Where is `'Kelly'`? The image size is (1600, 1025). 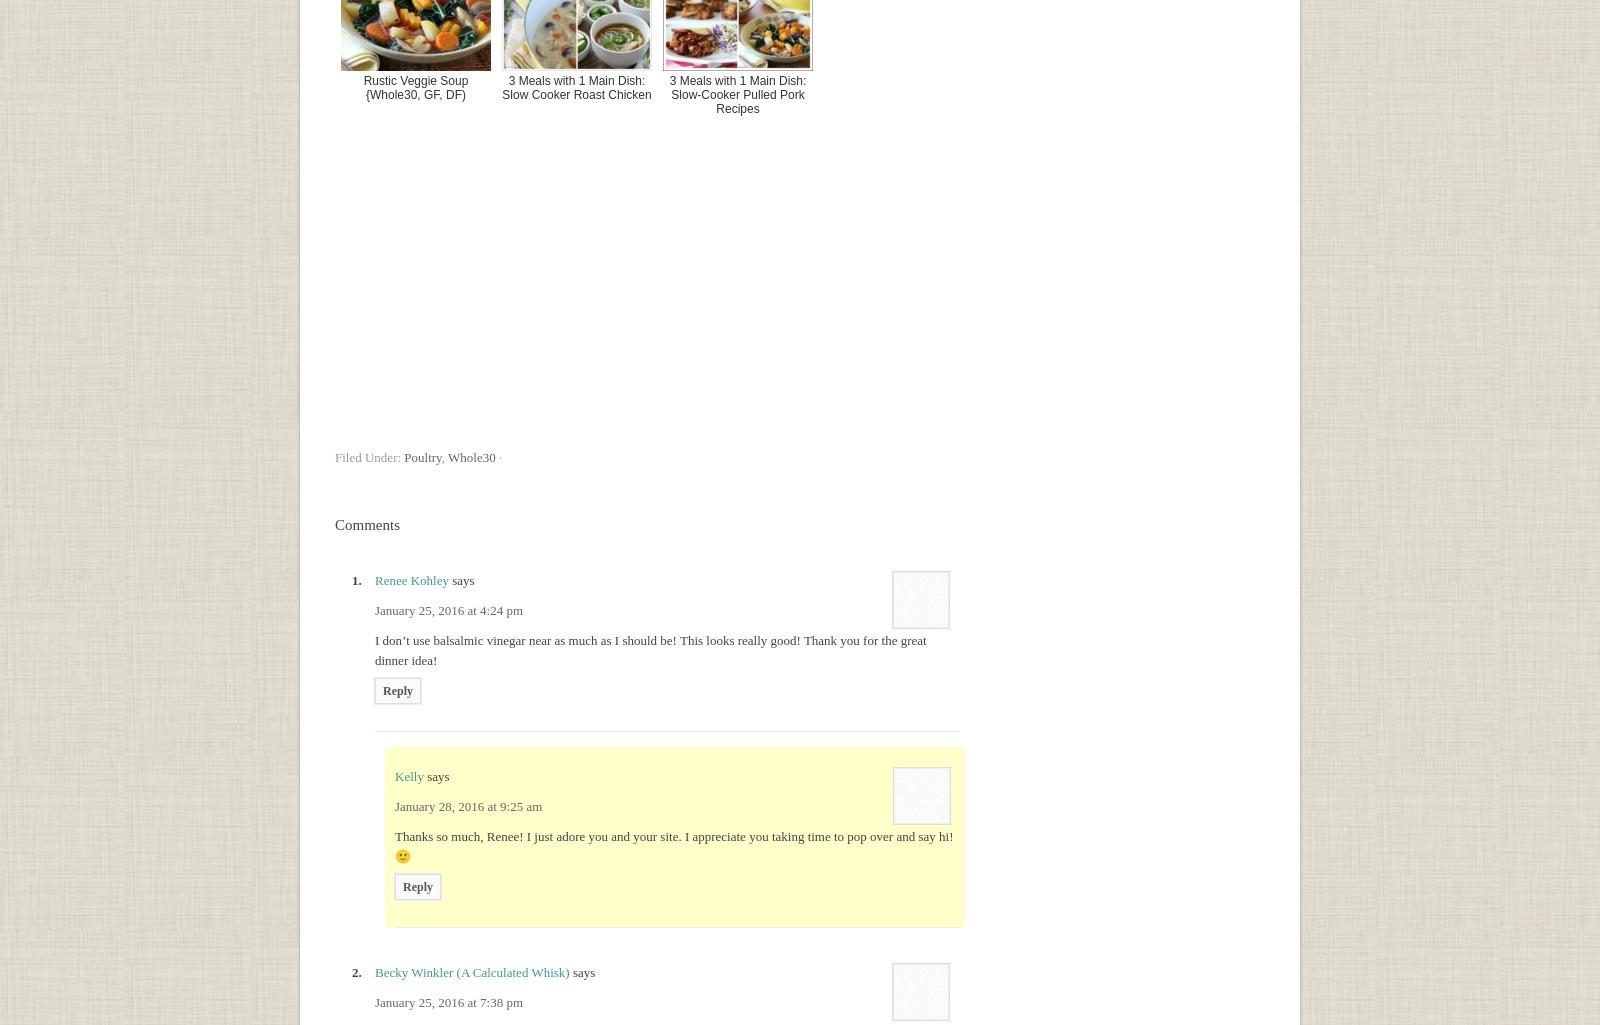
'Kelly' is located at coordinates (407, 776).